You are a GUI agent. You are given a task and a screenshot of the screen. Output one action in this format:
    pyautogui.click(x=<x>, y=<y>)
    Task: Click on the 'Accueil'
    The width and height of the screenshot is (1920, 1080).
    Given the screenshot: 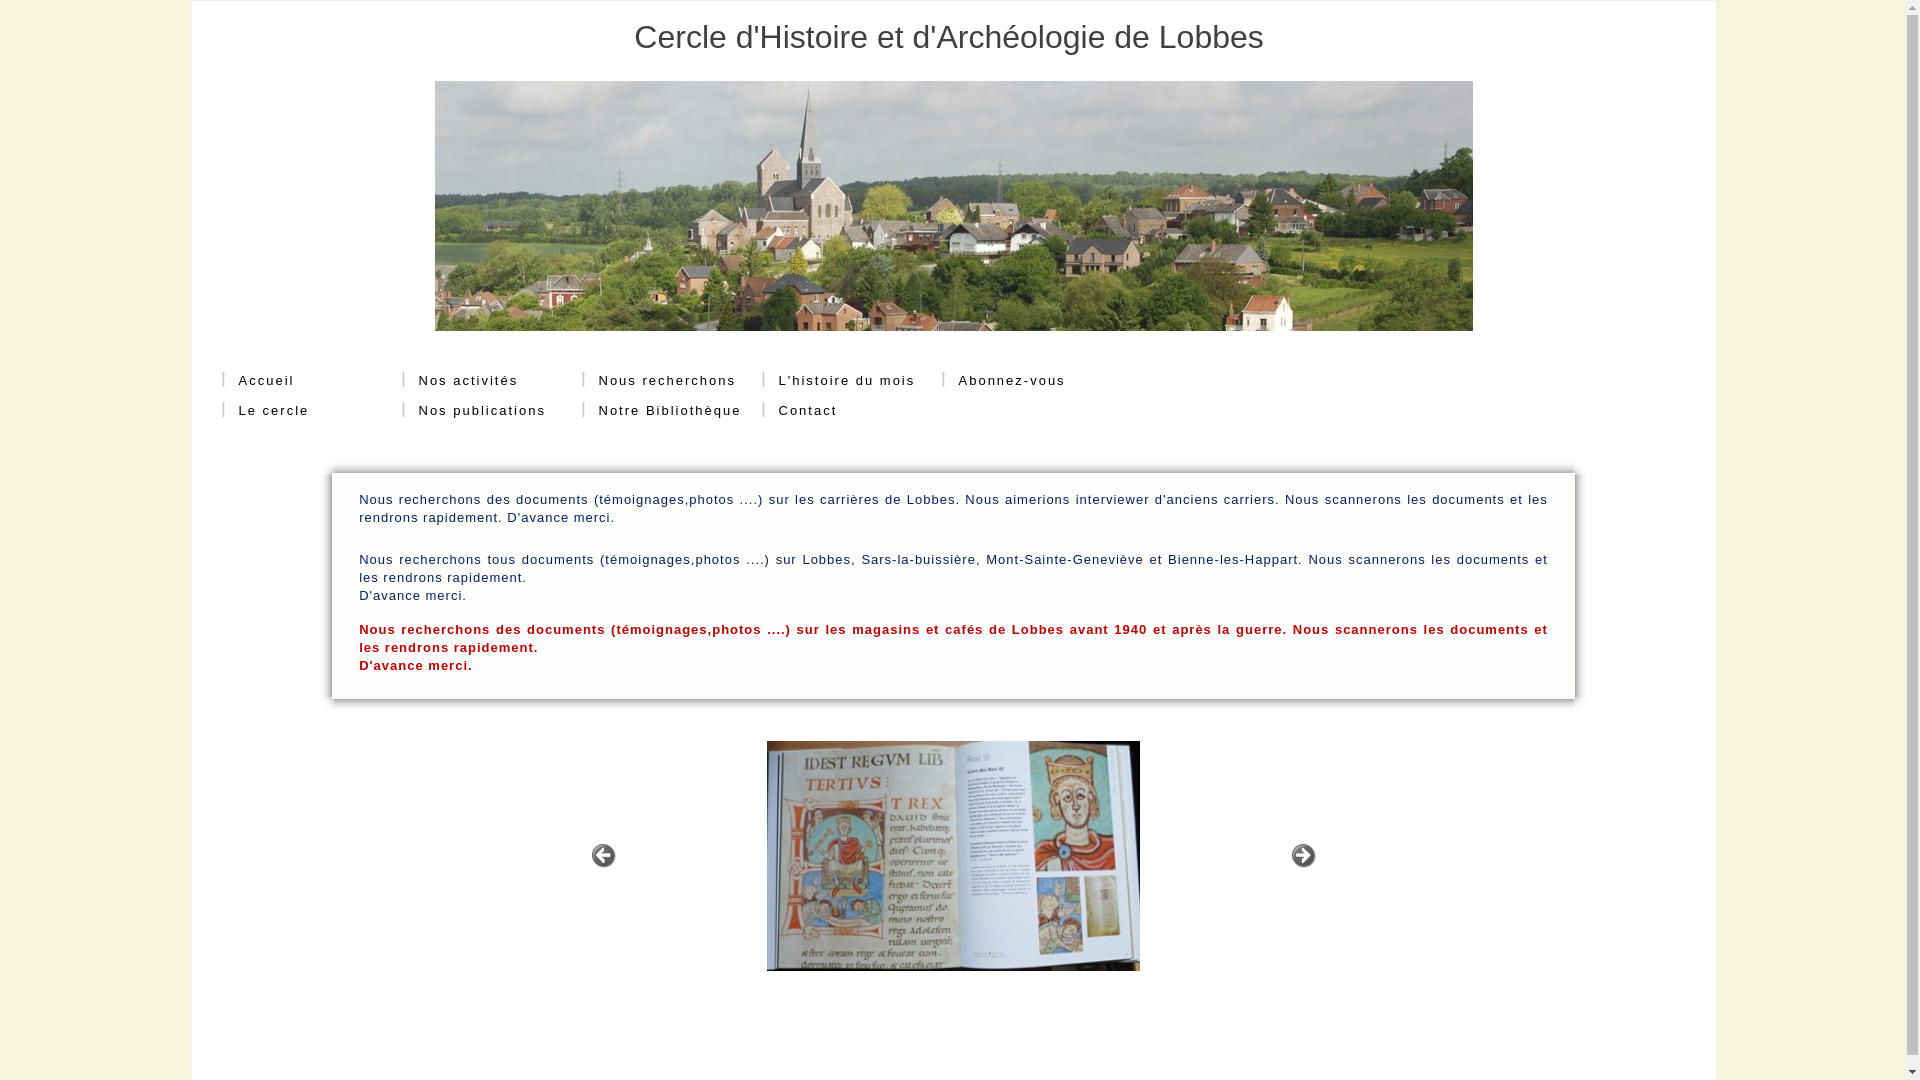 What is the action you would take?
    pyautogui.click(x=257, y=381)
    